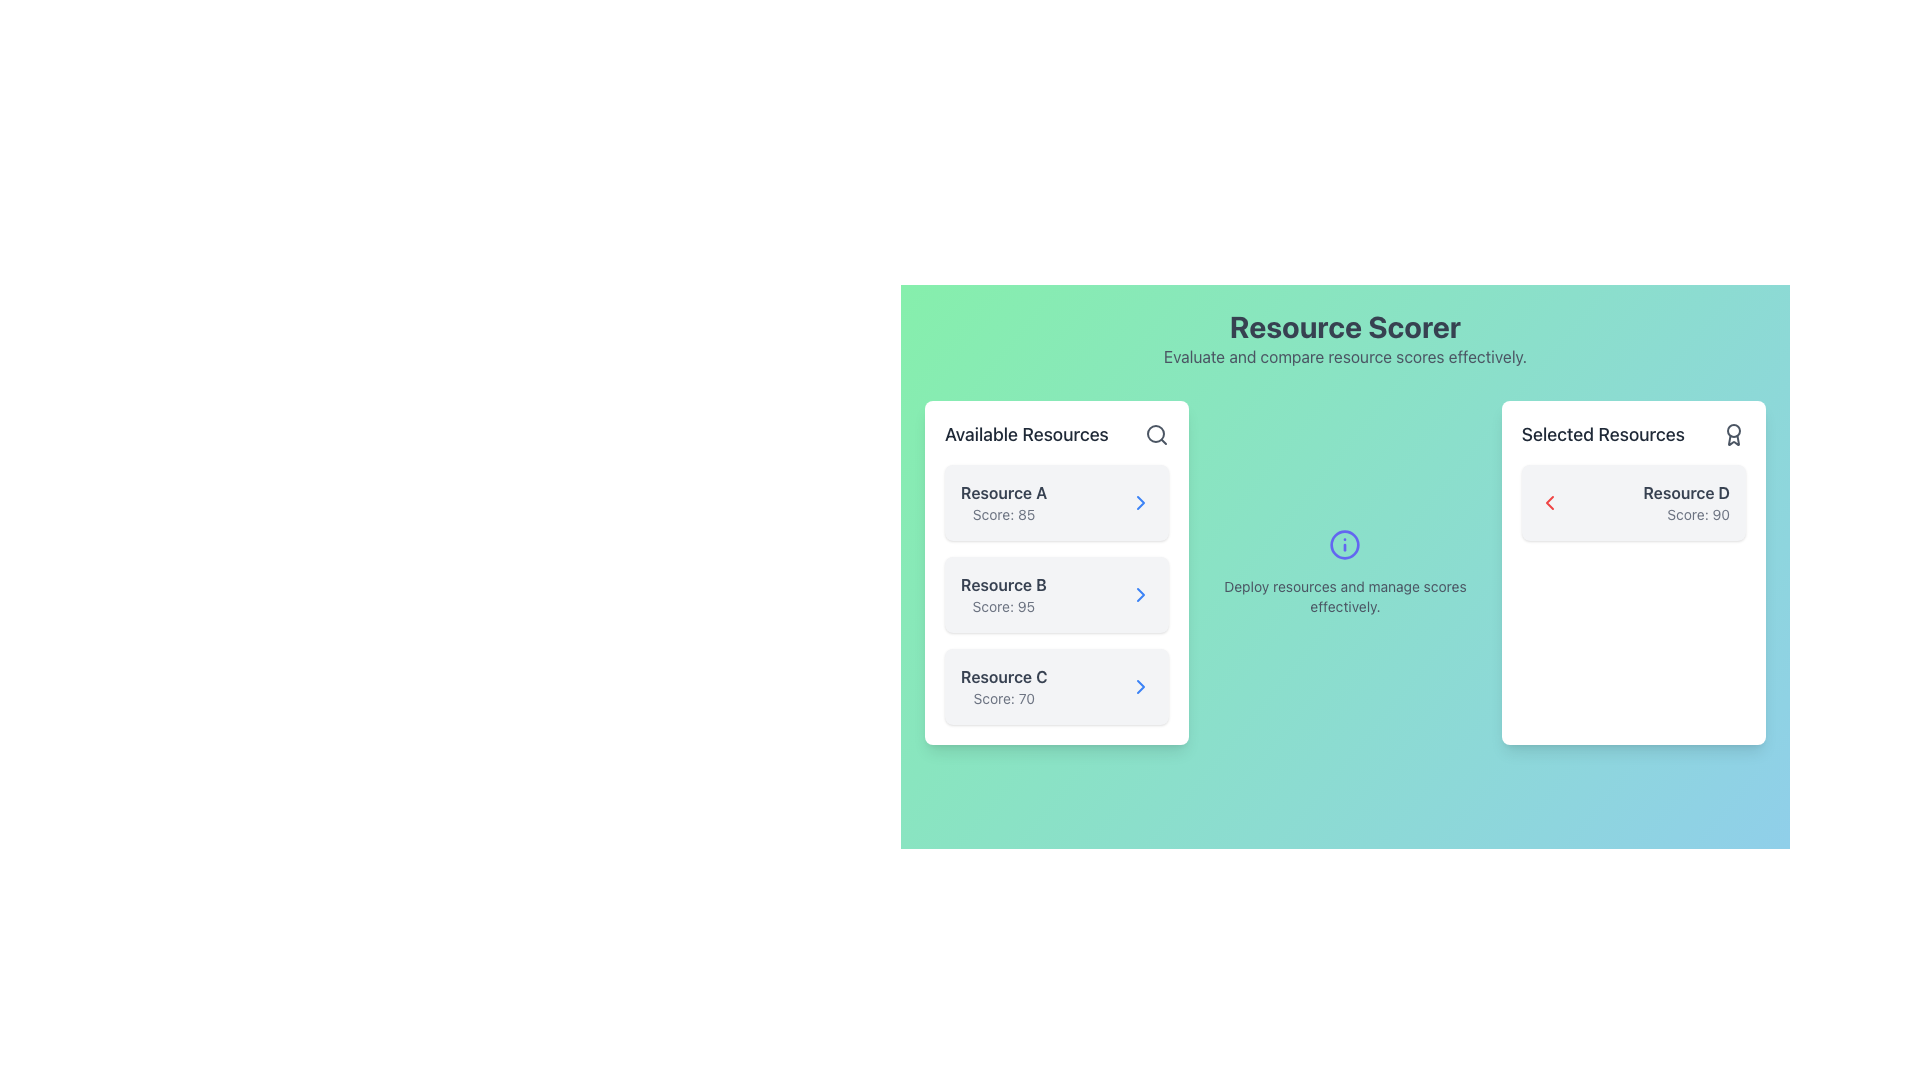  What do you see at coordinates (1156, 433) in the screenshot?
I see `the decorative SVG circle within the search icon located in the 'Available Resources' section header, positioned at the top-right corner next to the text label` at bounding box center [1156, 433].